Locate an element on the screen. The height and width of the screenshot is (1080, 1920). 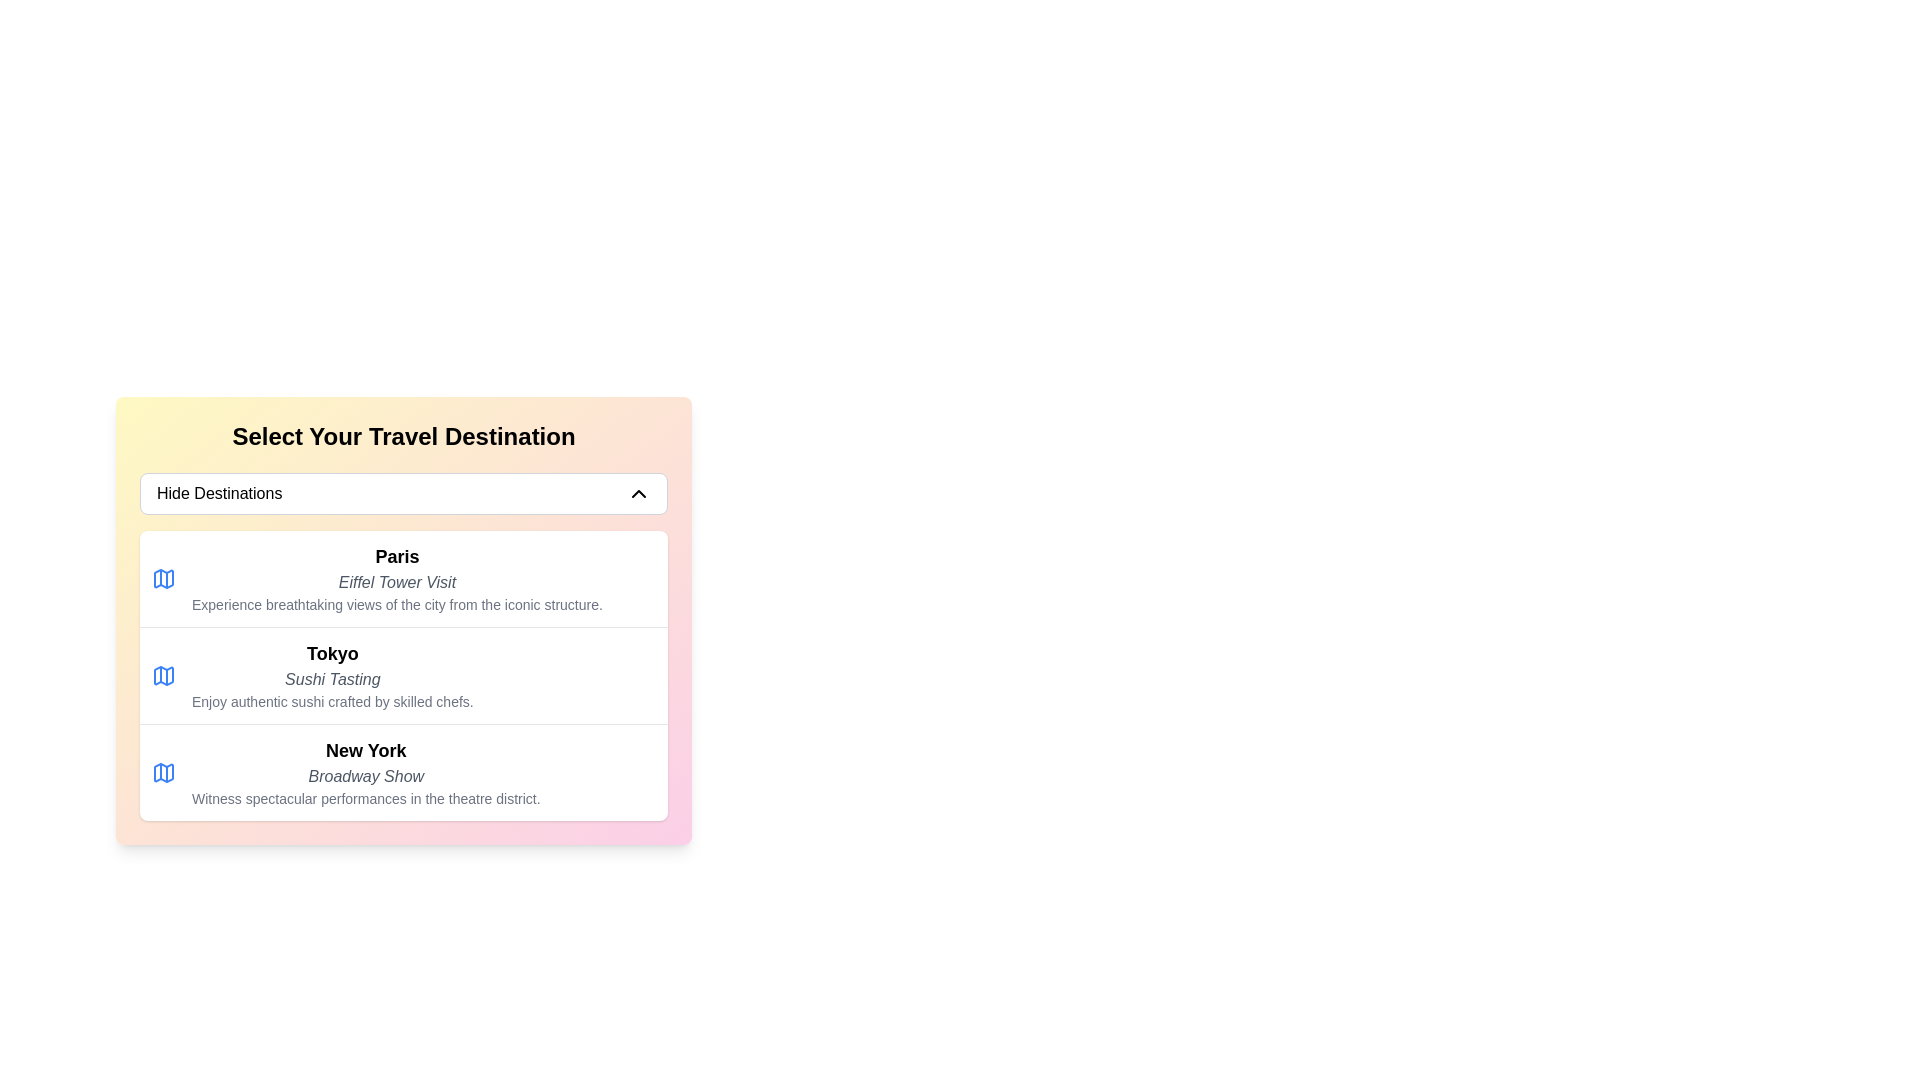
the text of the List Item displaying 'New York' with the subtitle 'Broadway Show' and description 'Witness spectacular performances in the theatre district.' is located at coordinates (402, 771).